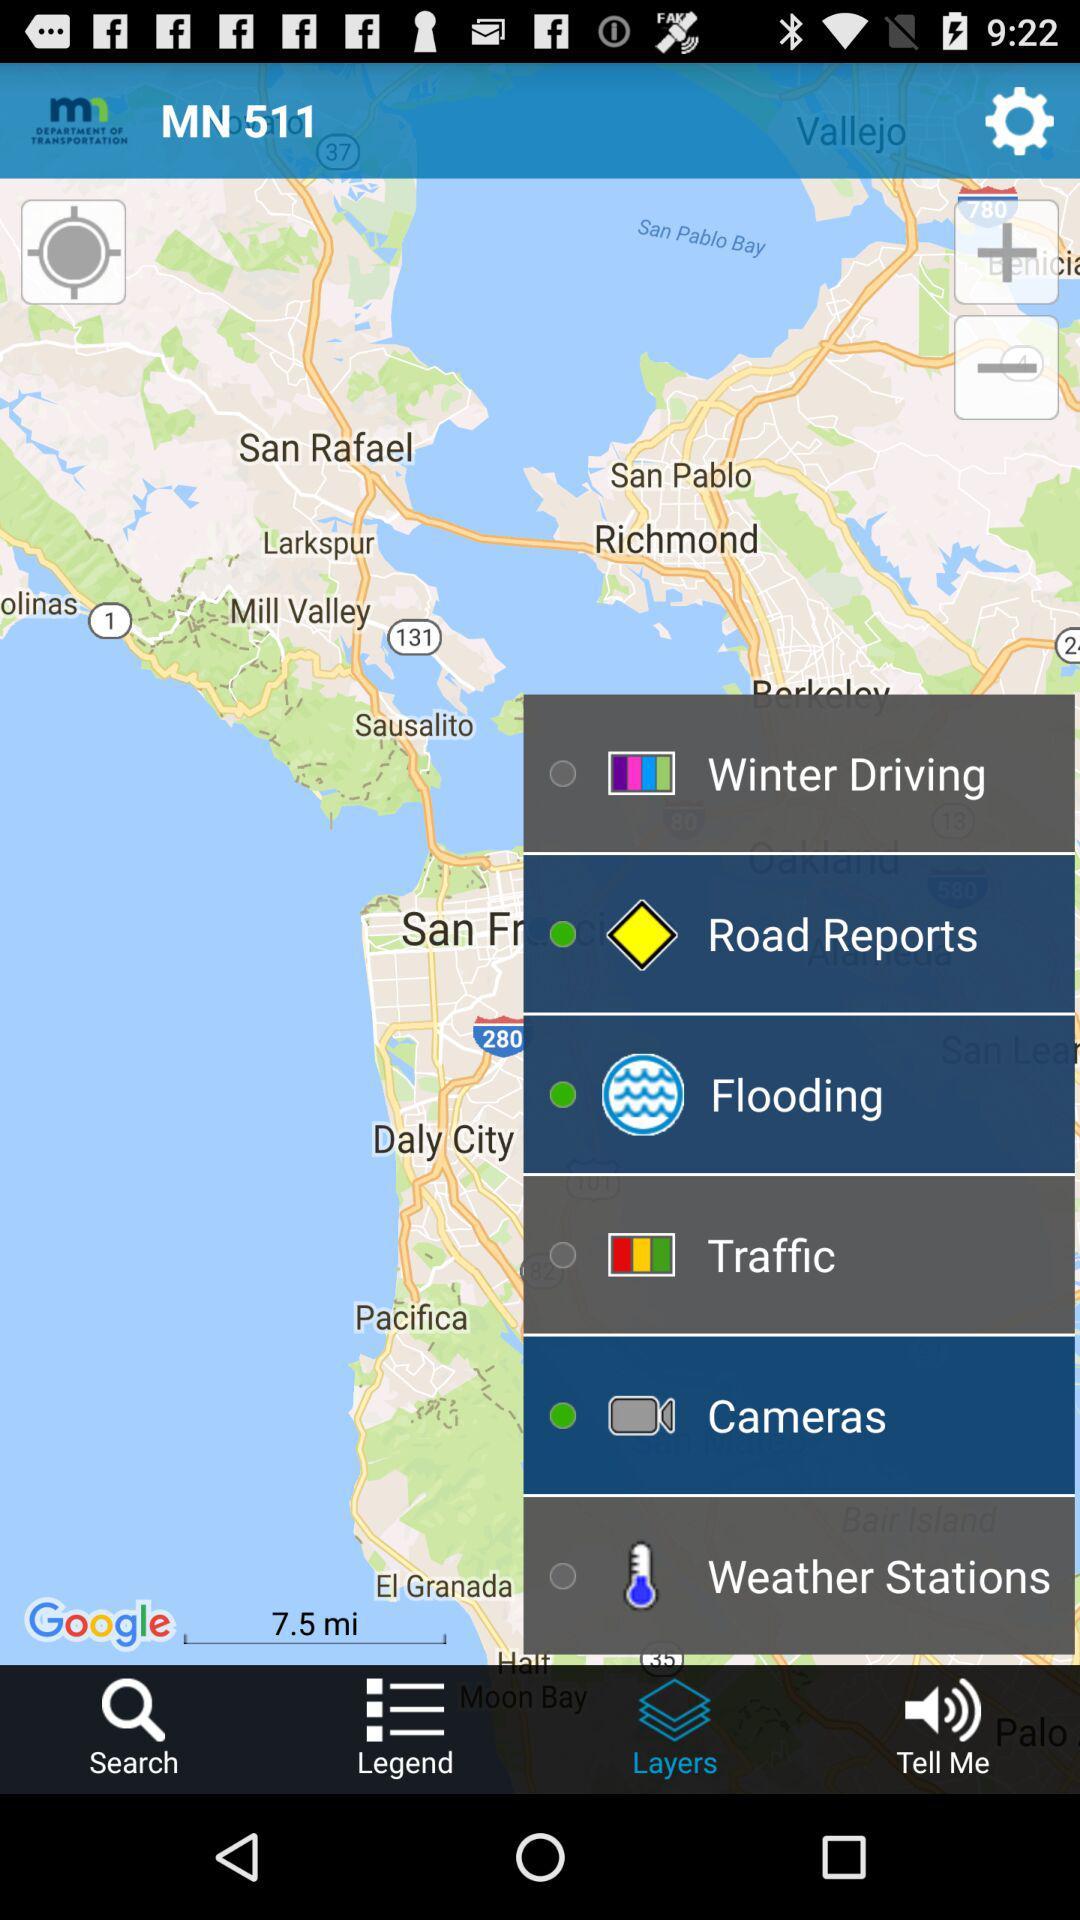 This screenshot has width=1080, height=1920. Describe the element at coordinates (1019, 128) in the screenshot. I see `the settings icon` at that location.